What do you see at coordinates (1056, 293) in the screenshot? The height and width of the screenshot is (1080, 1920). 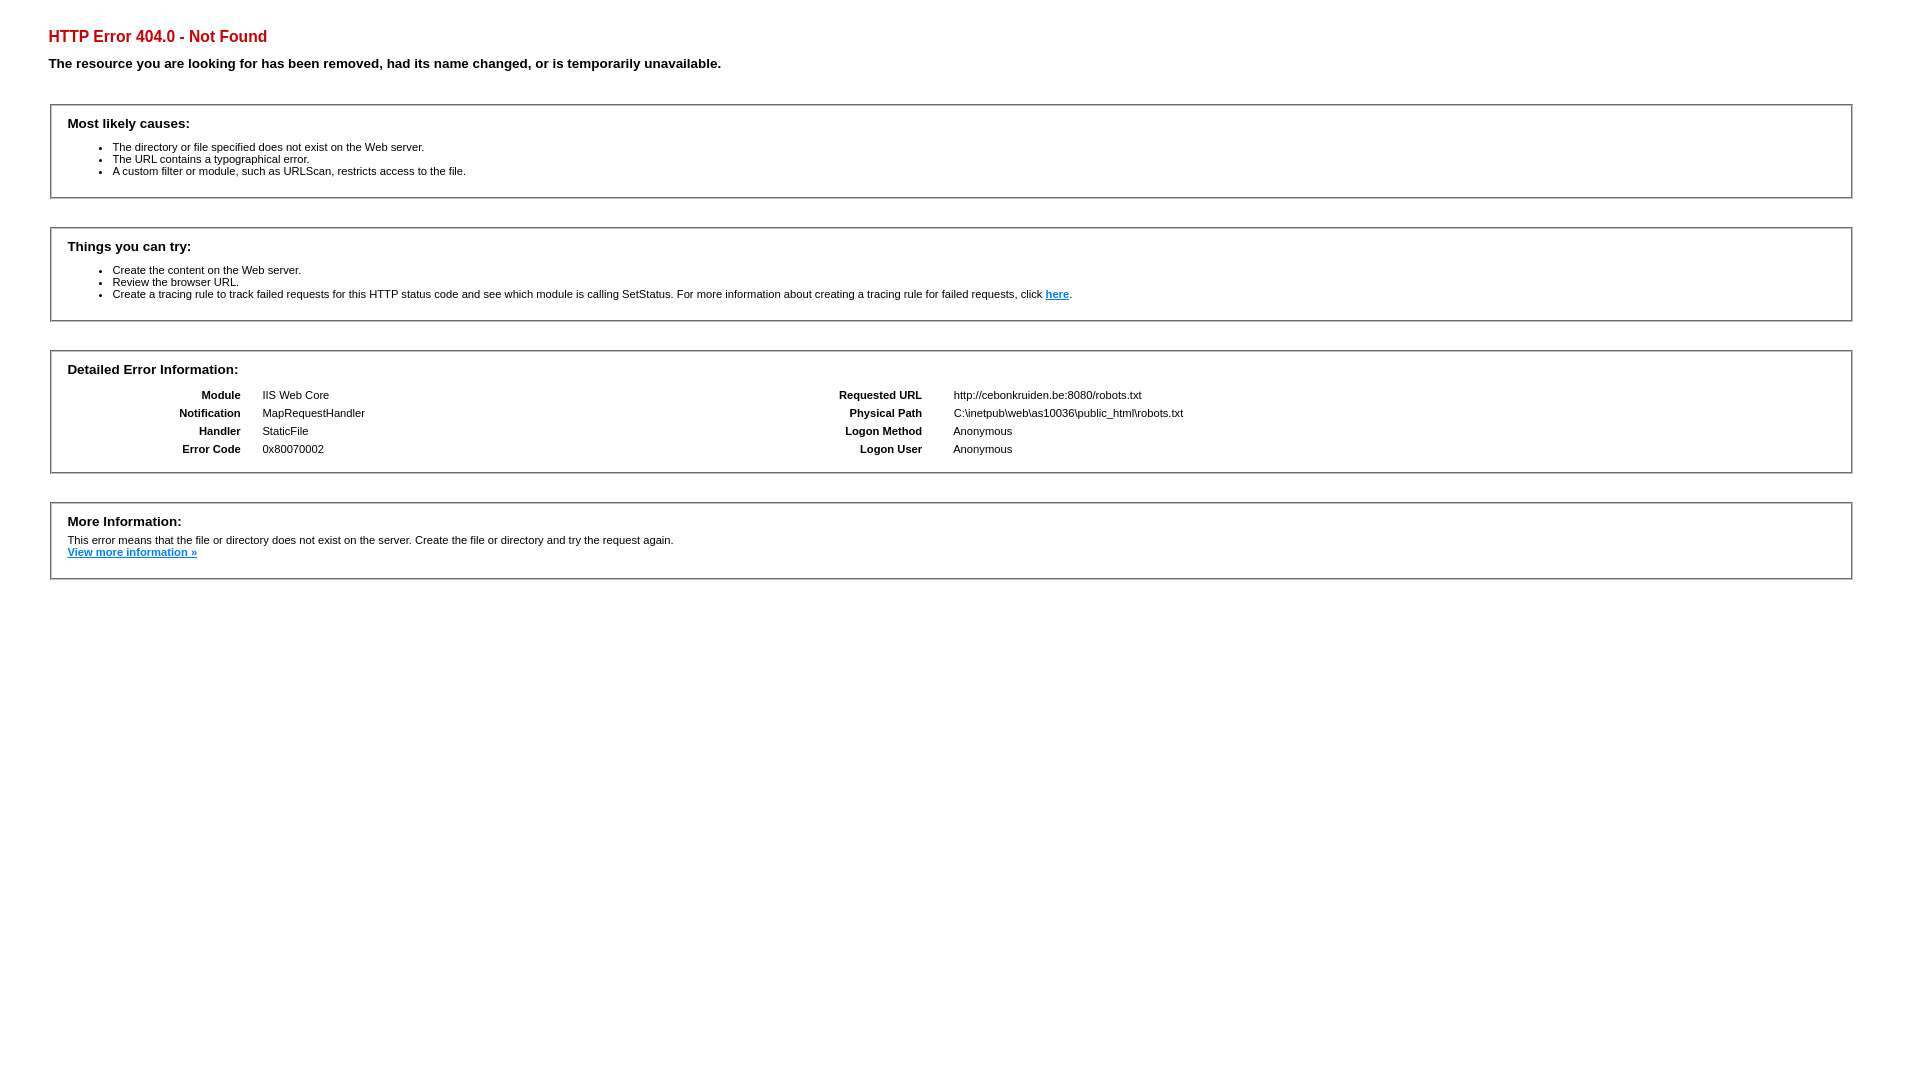 I see `'here'` at bounding box center [1056, 293].